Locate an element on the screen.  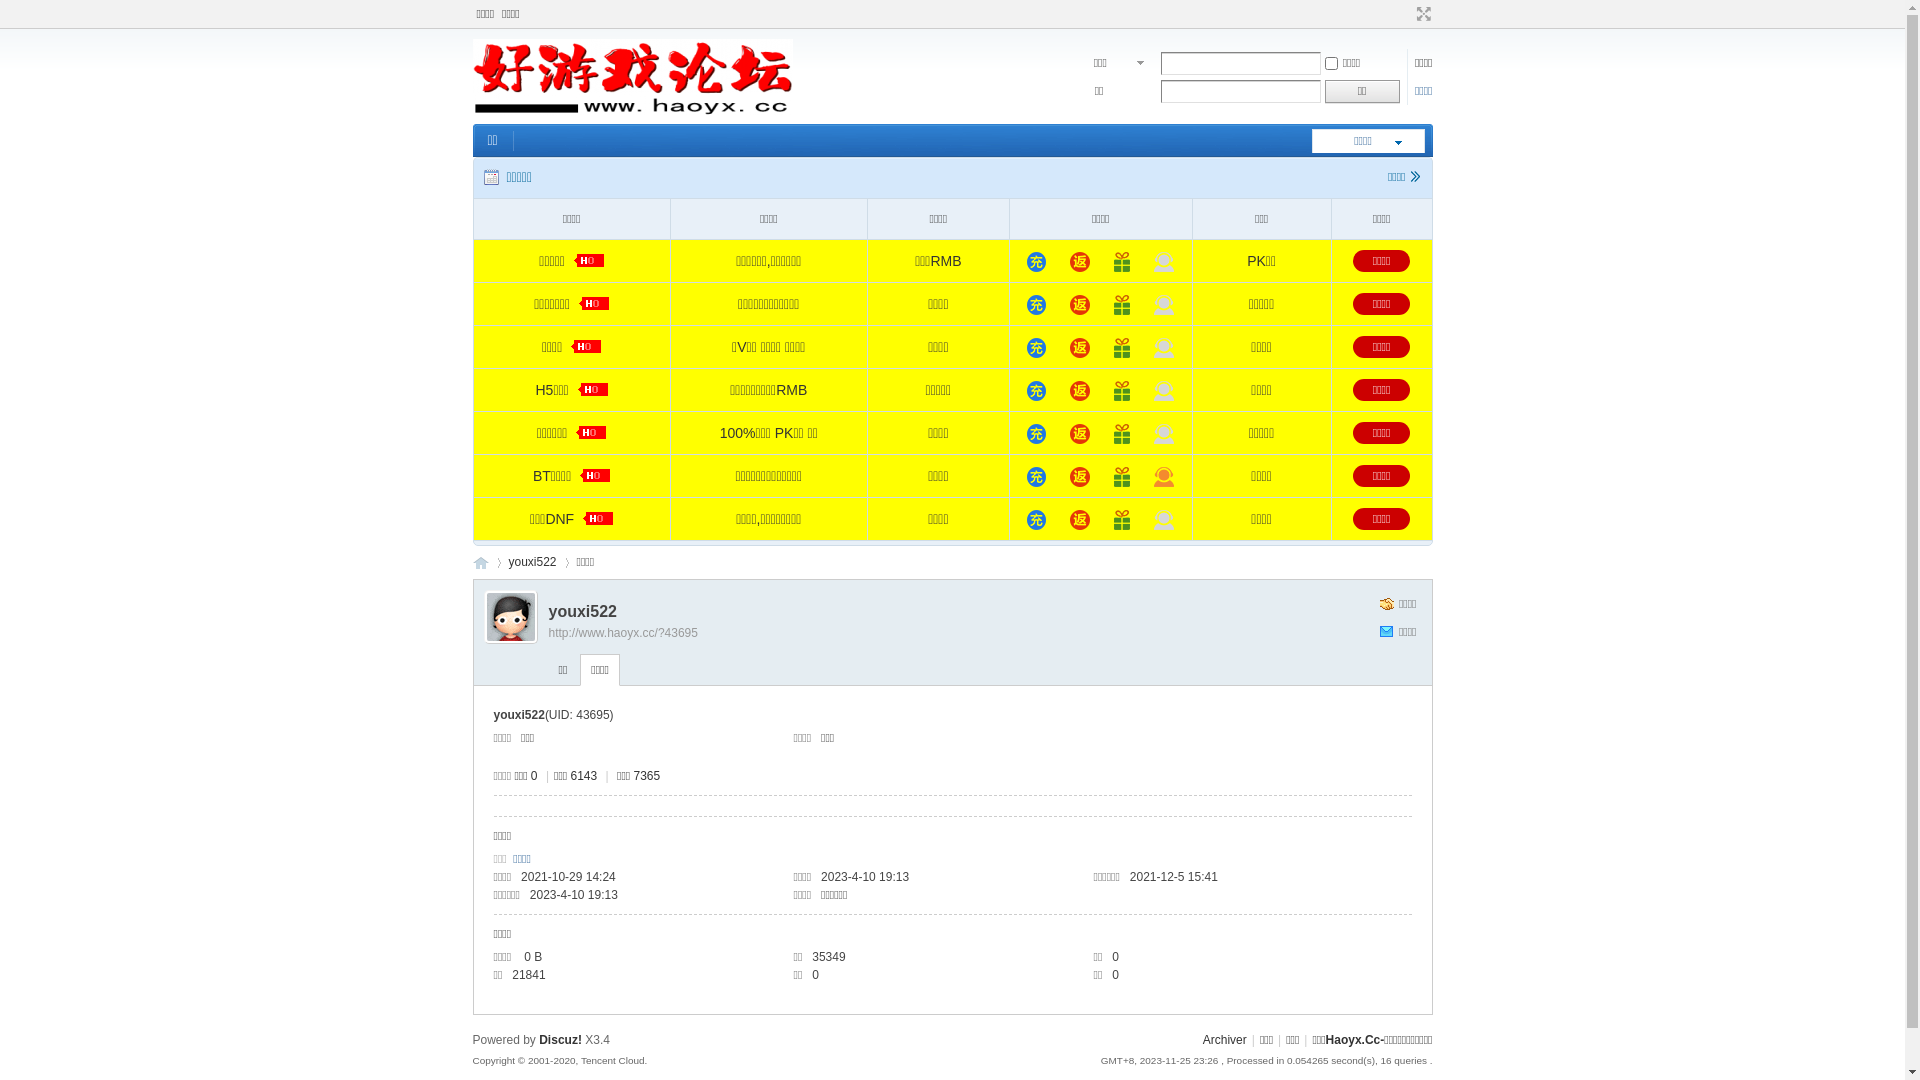
'http://www.haoyx.cc/?43695' is located at coordinates (621, 632).